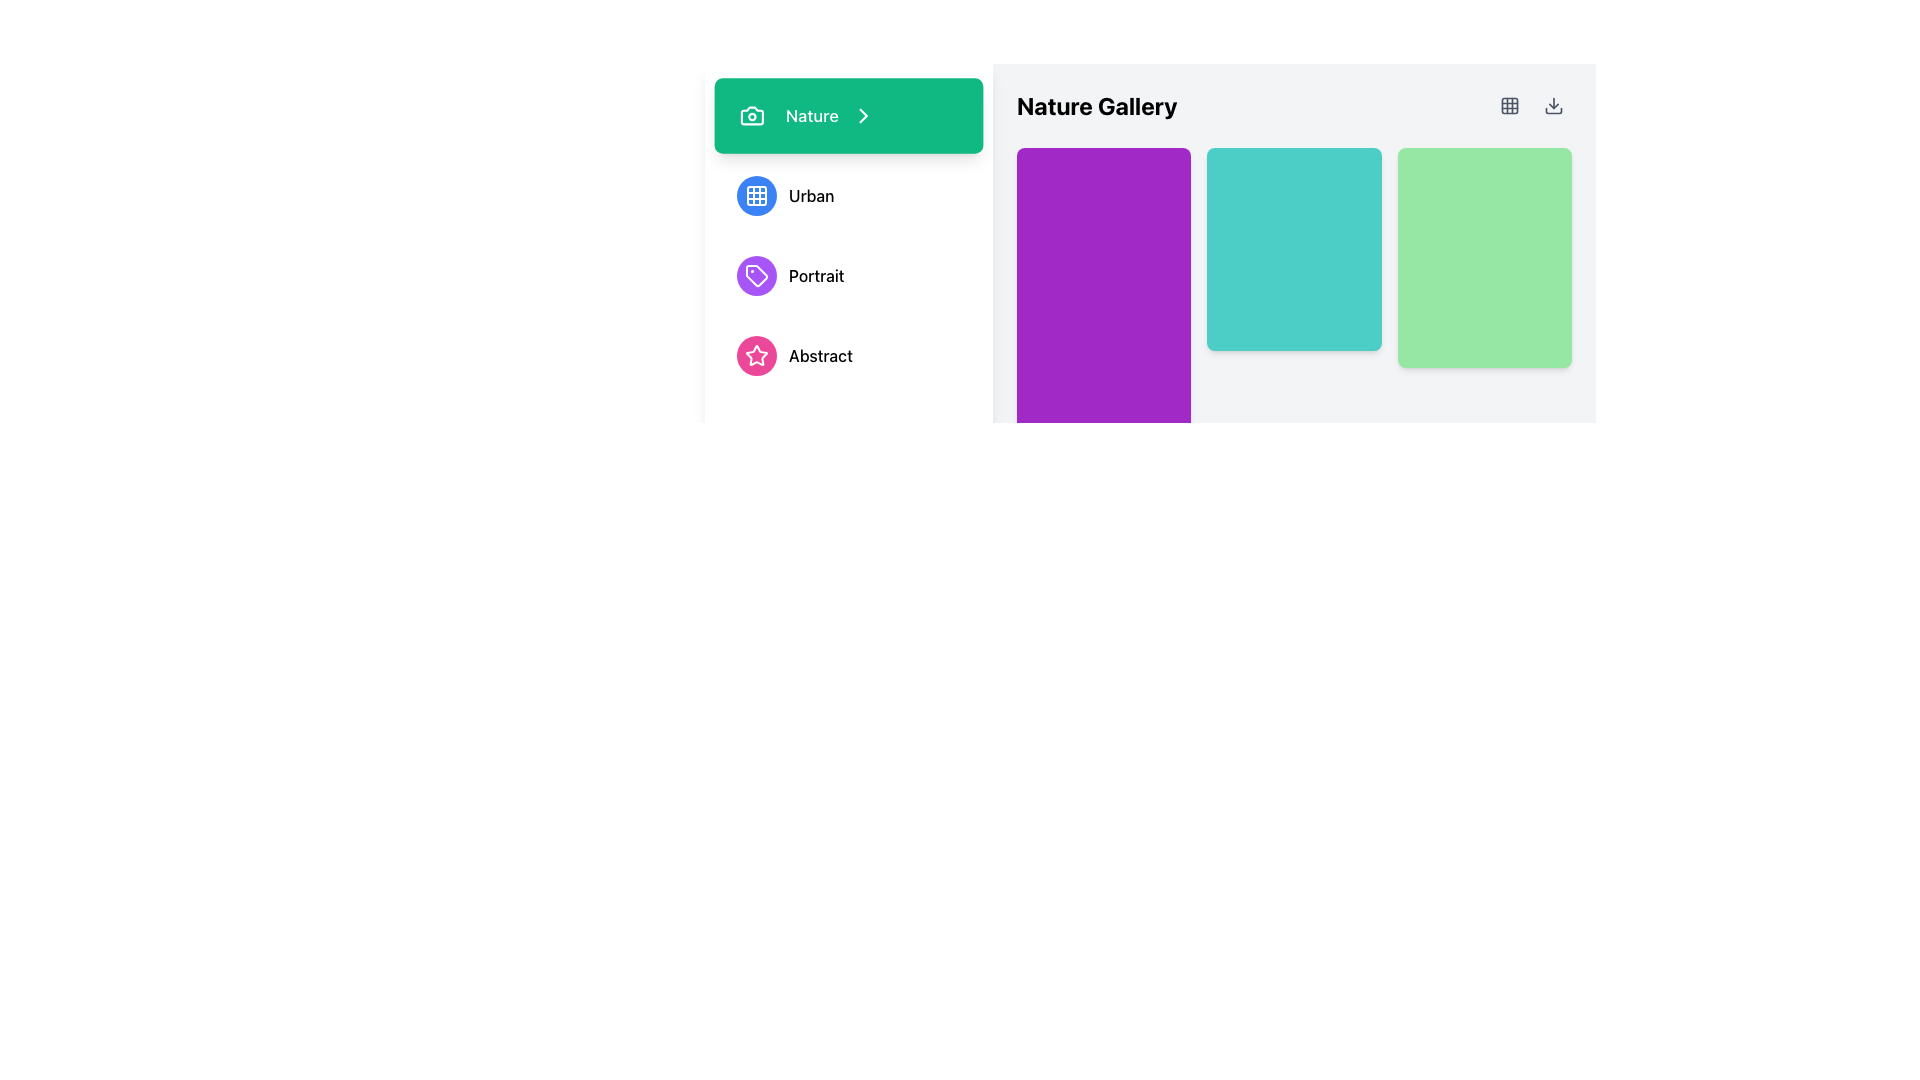  Describe the element at coordinates (849, 354) in the screenshot. I see `the 'Abstract' navigation button, which is the fourth item in the vertical sidebar menu` at that location.